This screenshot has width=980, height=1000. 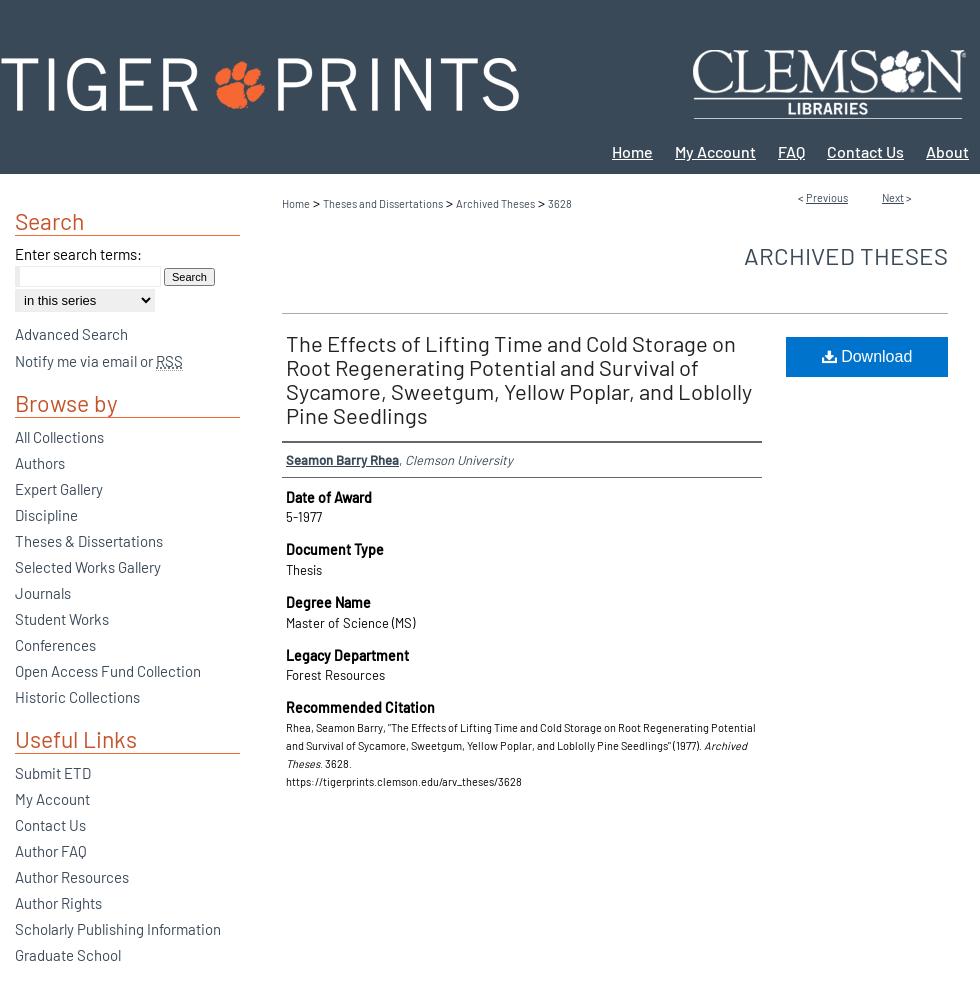 I want to click on 'Conferences', so click(x=14, y=645).